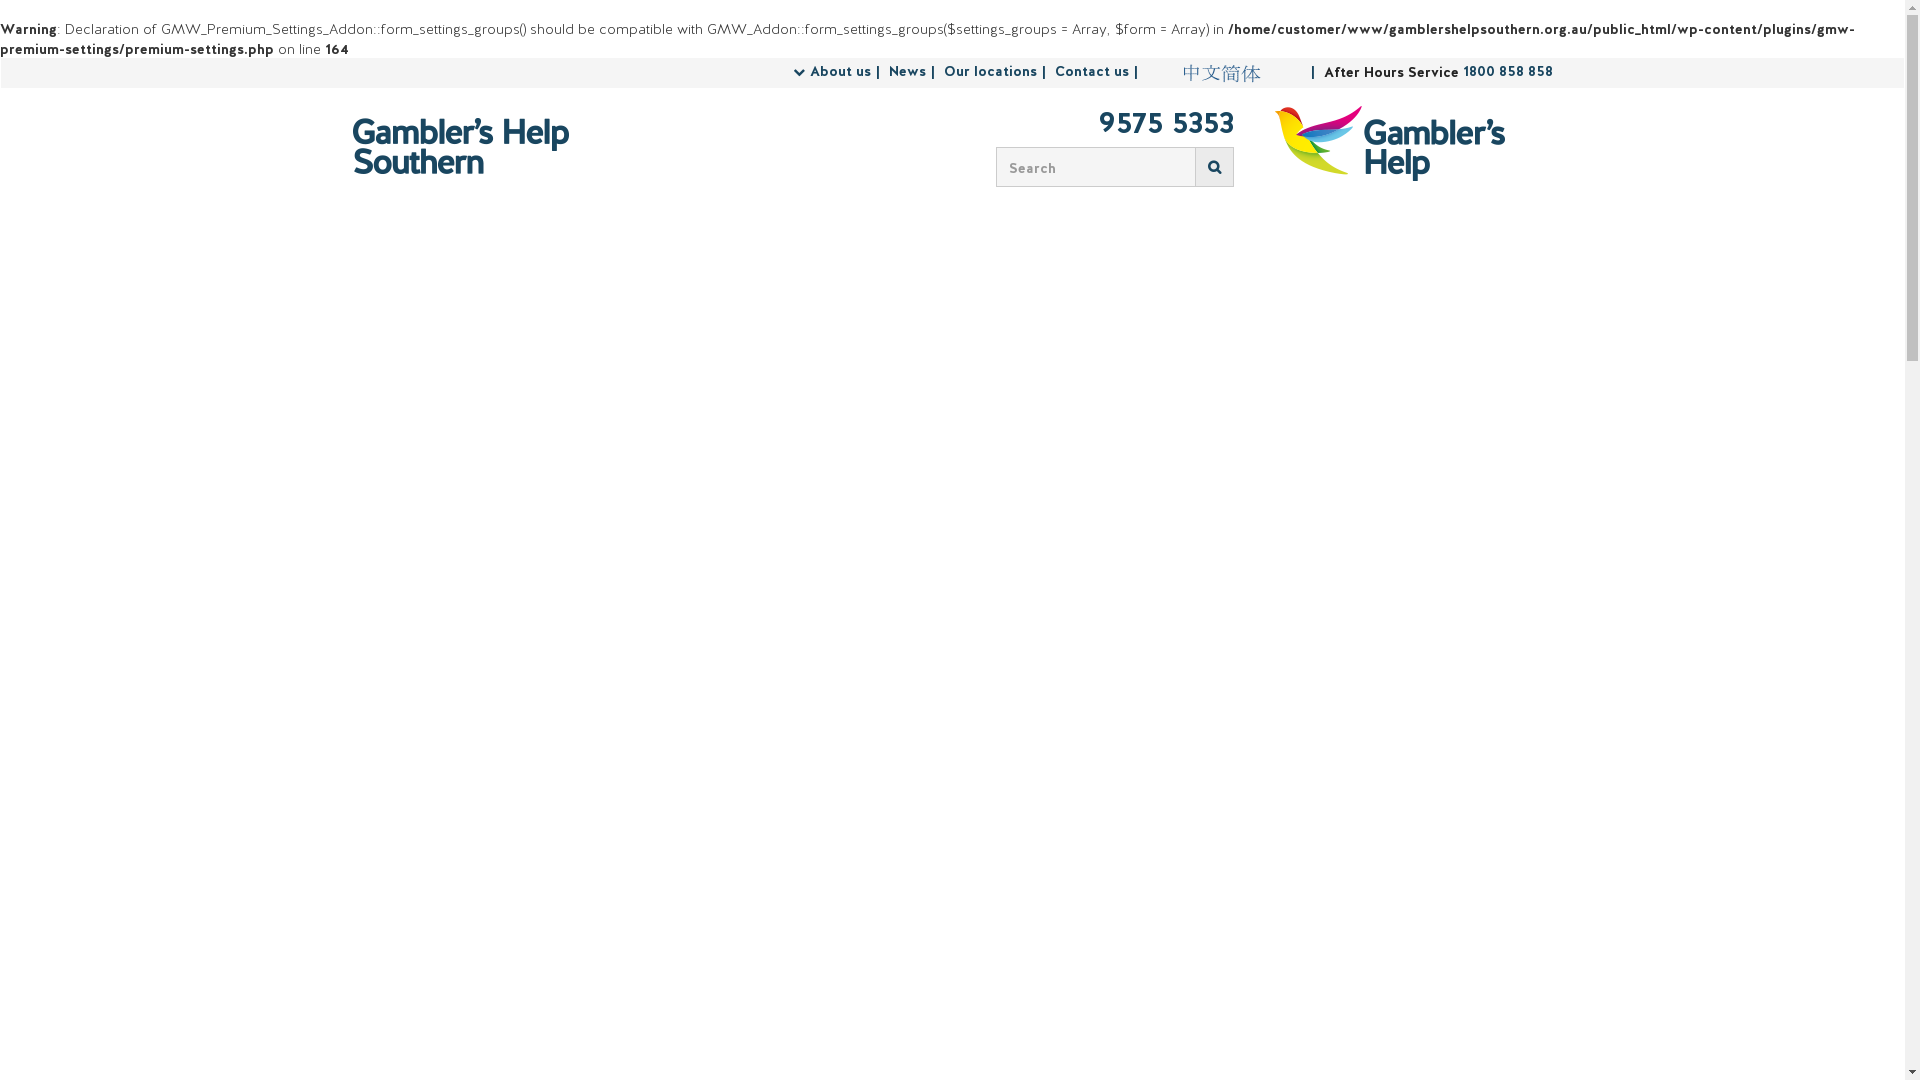  I want to click on 'Contact us', so click(1097, 71).